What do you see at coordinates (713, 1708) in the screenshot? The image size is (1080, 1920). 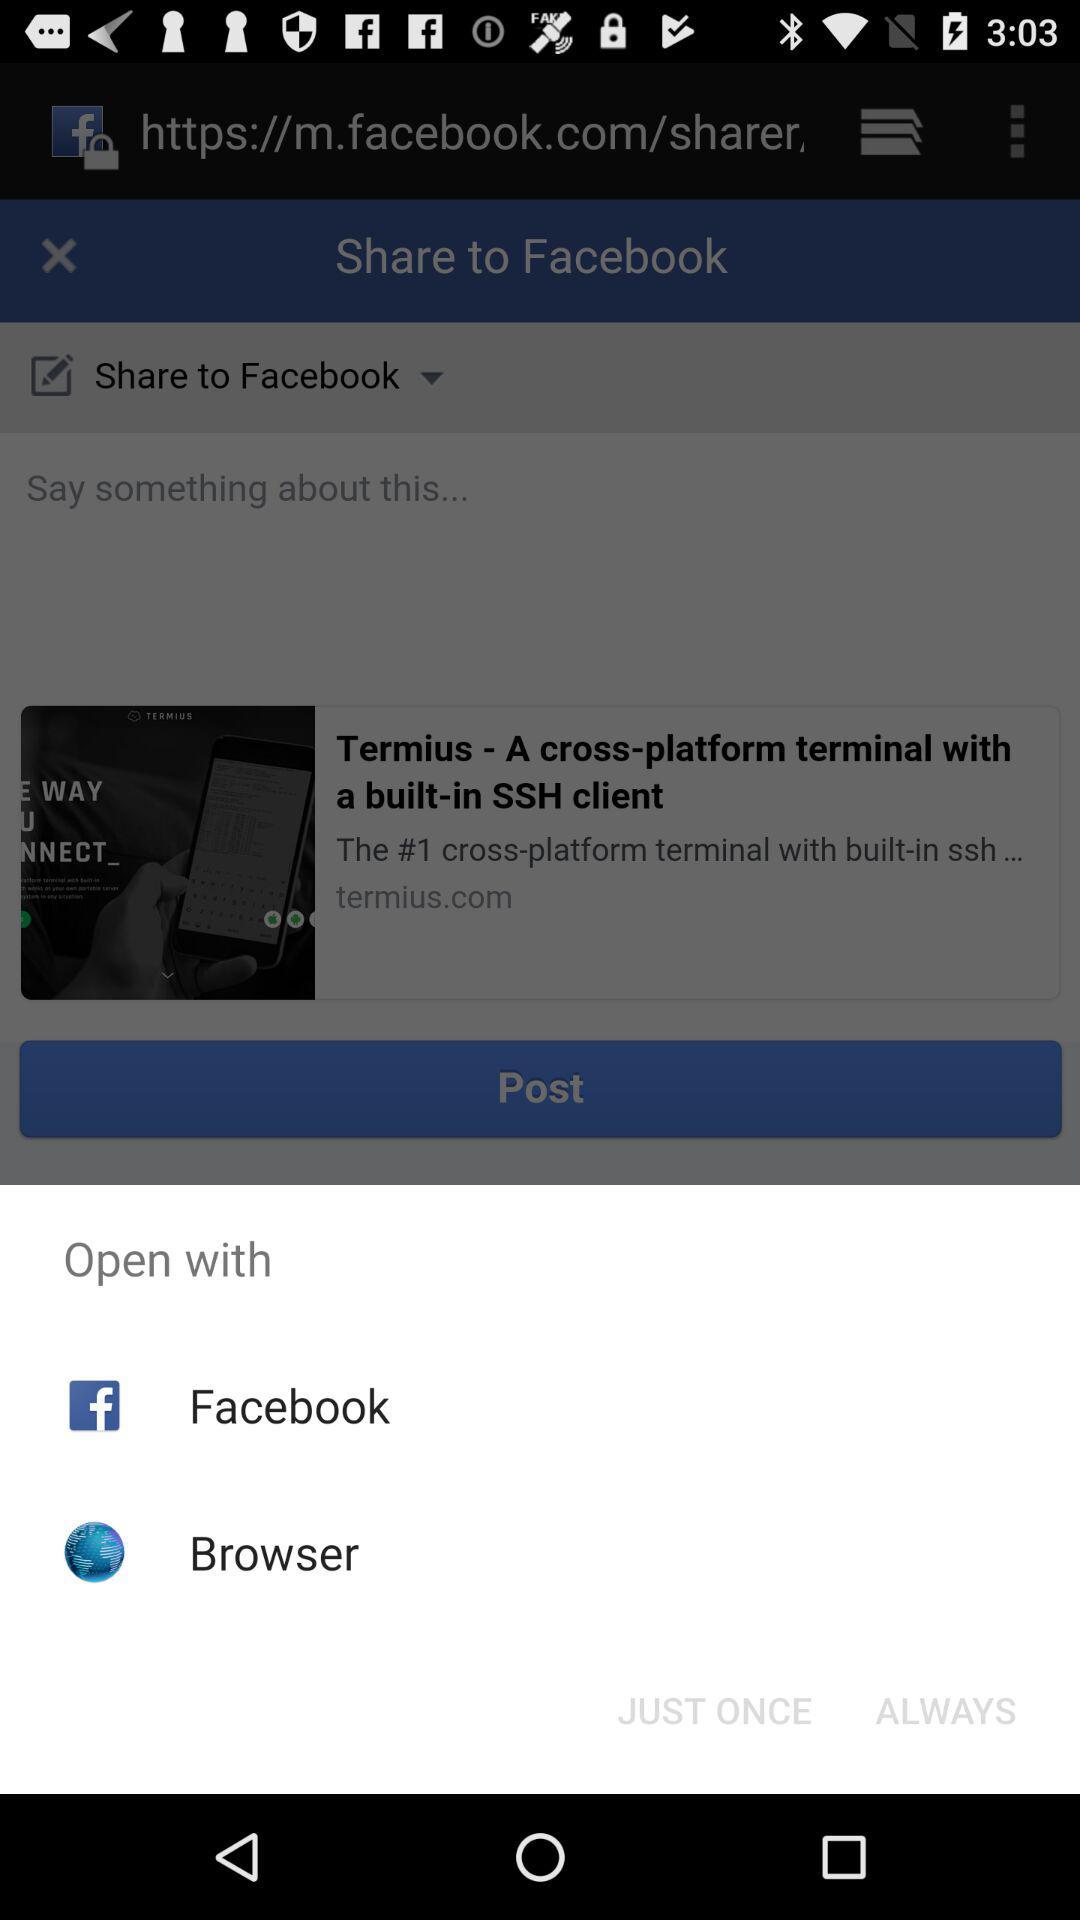 I see `button at the bottom` at bounding box center [713, 1708].